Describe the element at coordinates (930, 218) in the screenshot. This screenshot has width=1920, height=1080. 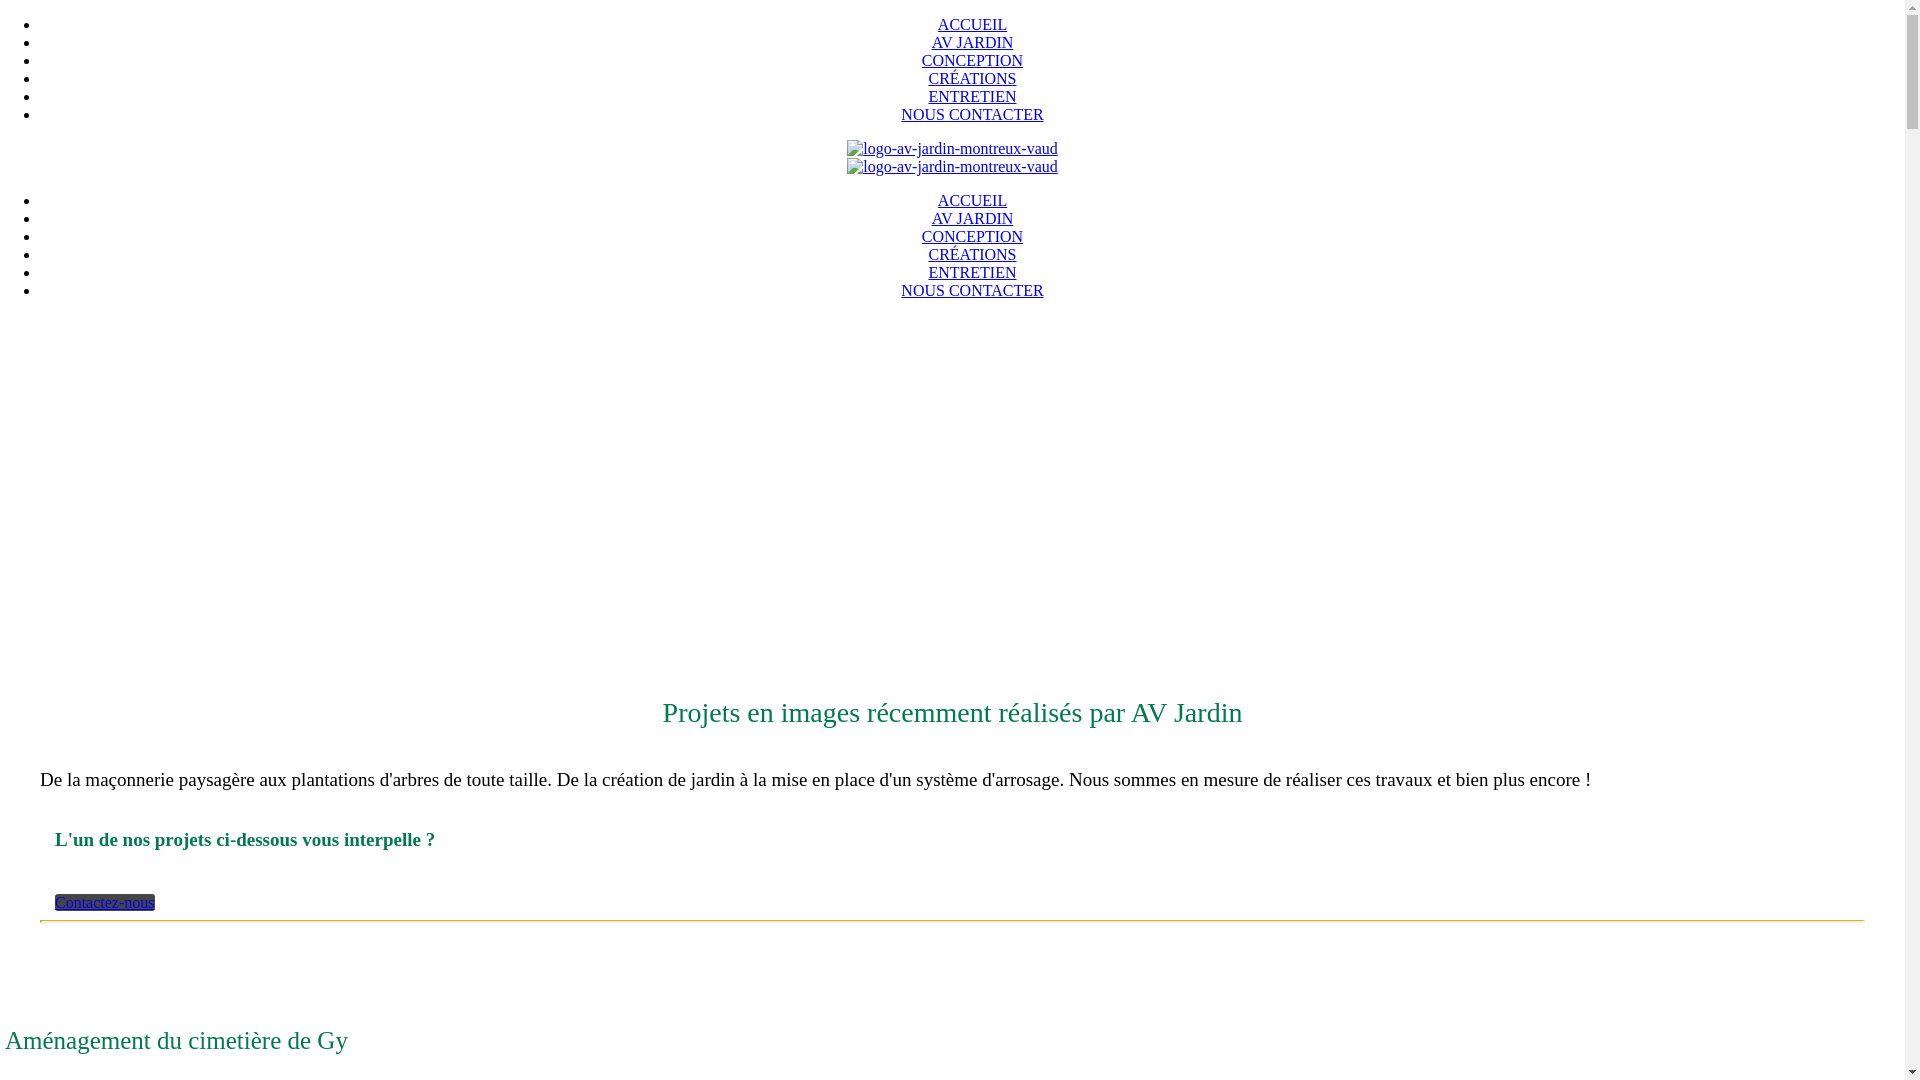
I see `'AV JARDIN'` at that location.